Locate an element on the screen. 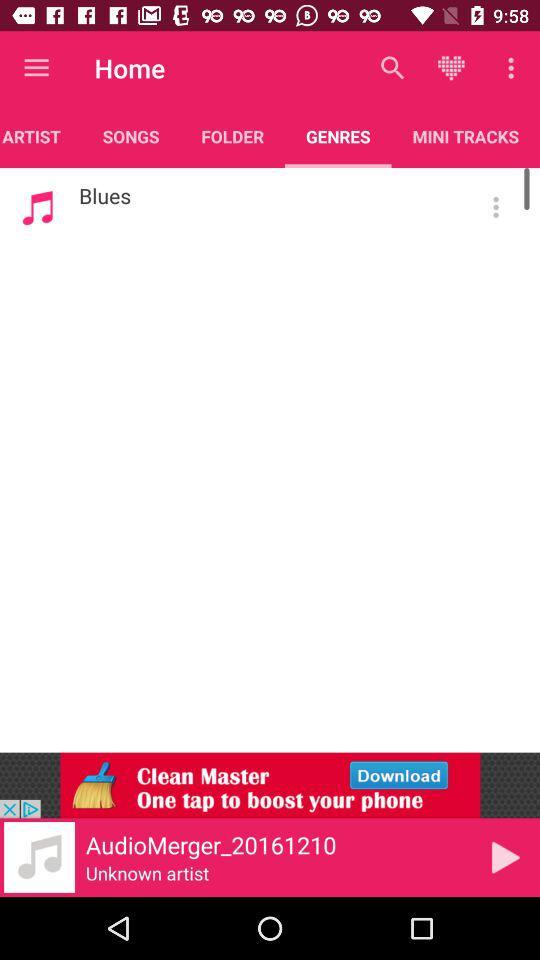 Image resolution: width=540 pixels, height=960 pixels. advertisement display is located at coordinates (270, 785).